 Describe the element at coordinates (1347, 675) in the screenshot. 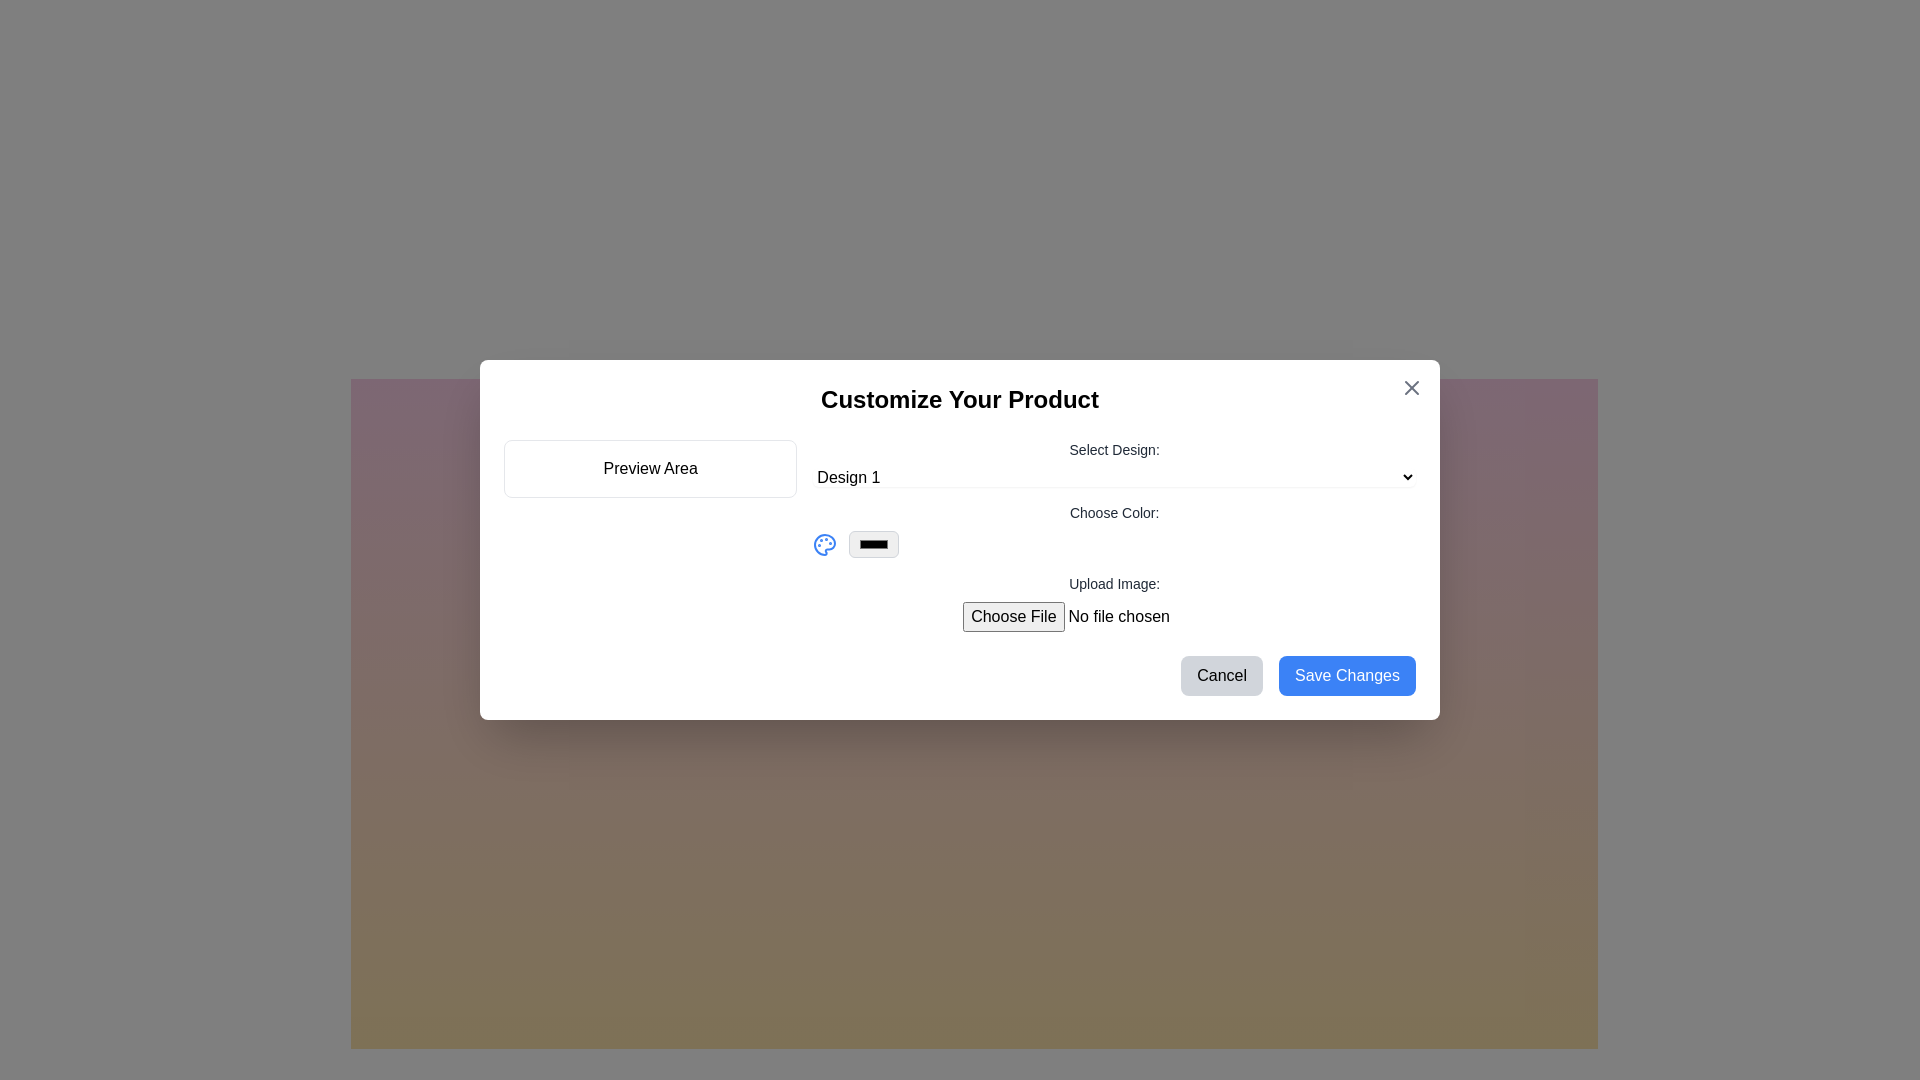

I see `the 'Save Changes' button, which is a blue rectangular button with white text, located at the bottom-right of the dialog interface` at that location.